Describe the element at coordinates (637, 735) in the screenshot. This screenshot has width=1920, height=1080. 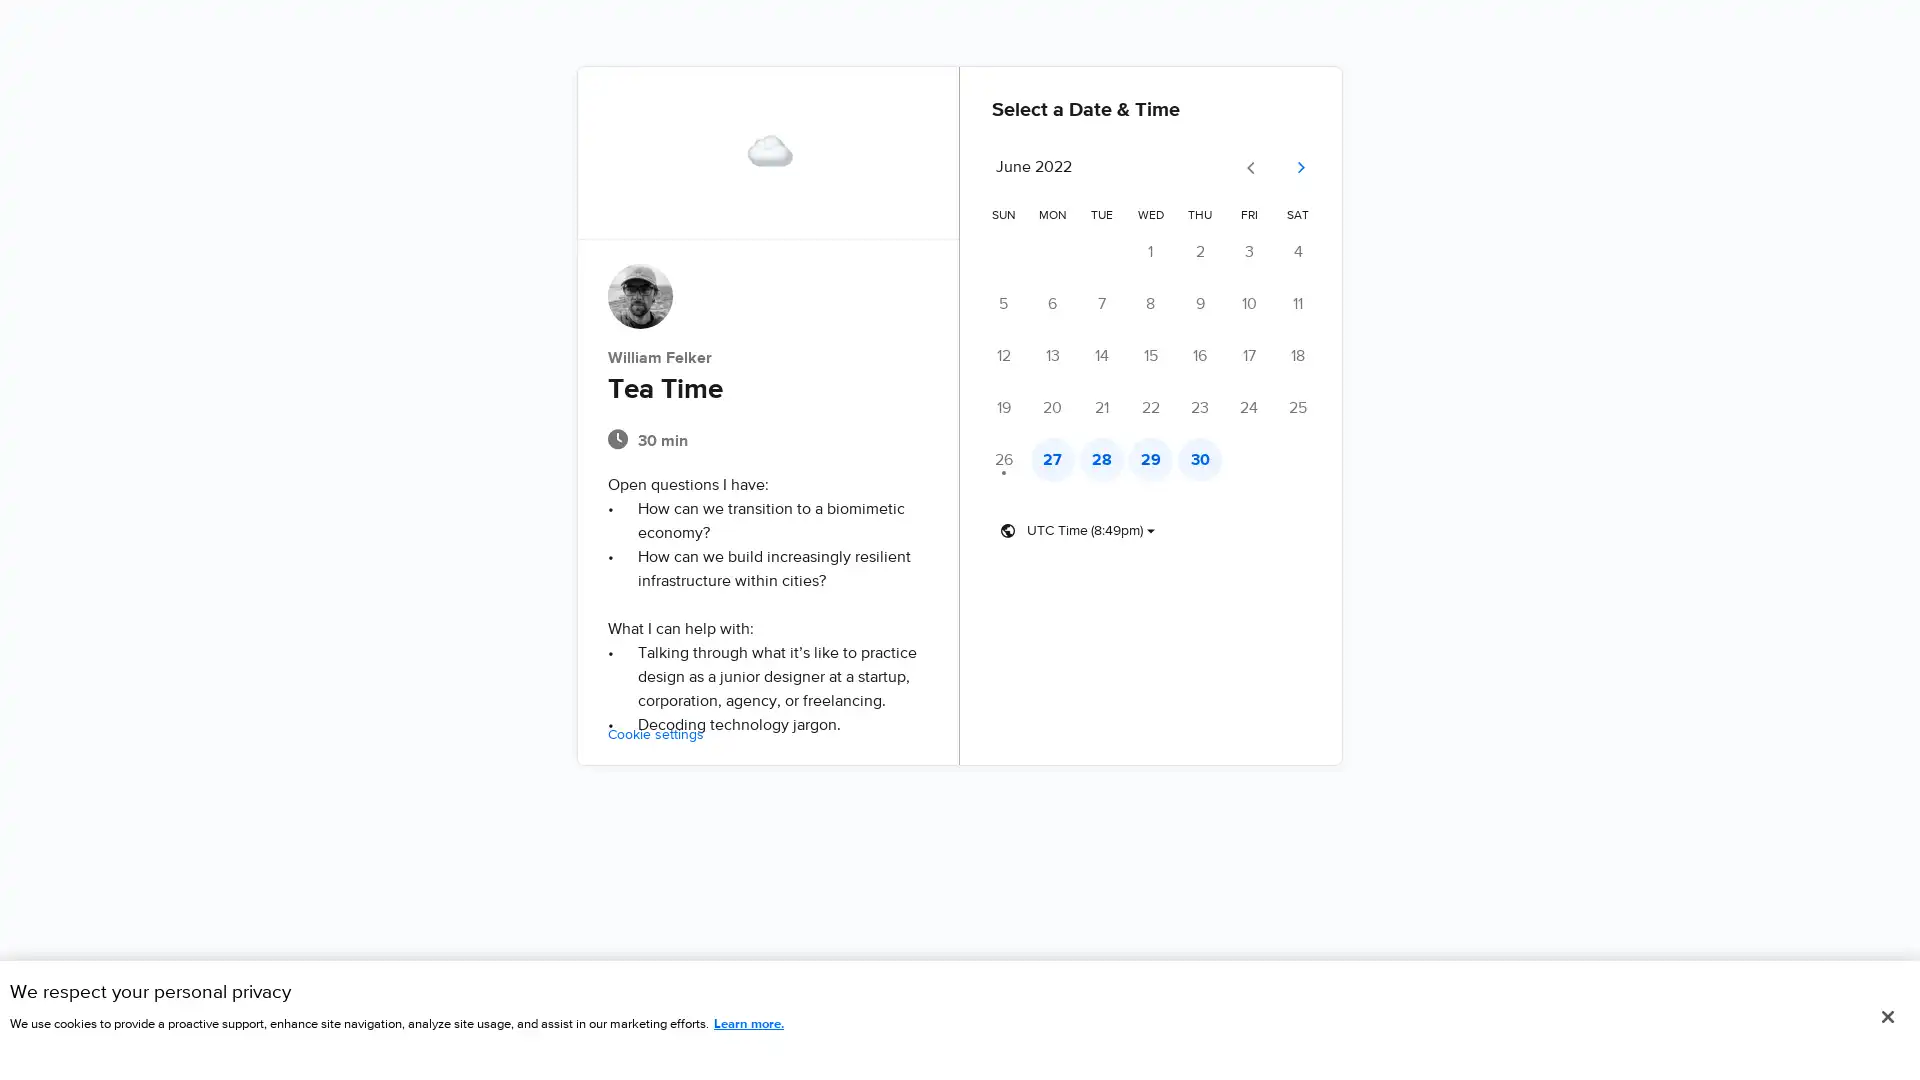
I see `Cookie settings` at that location.